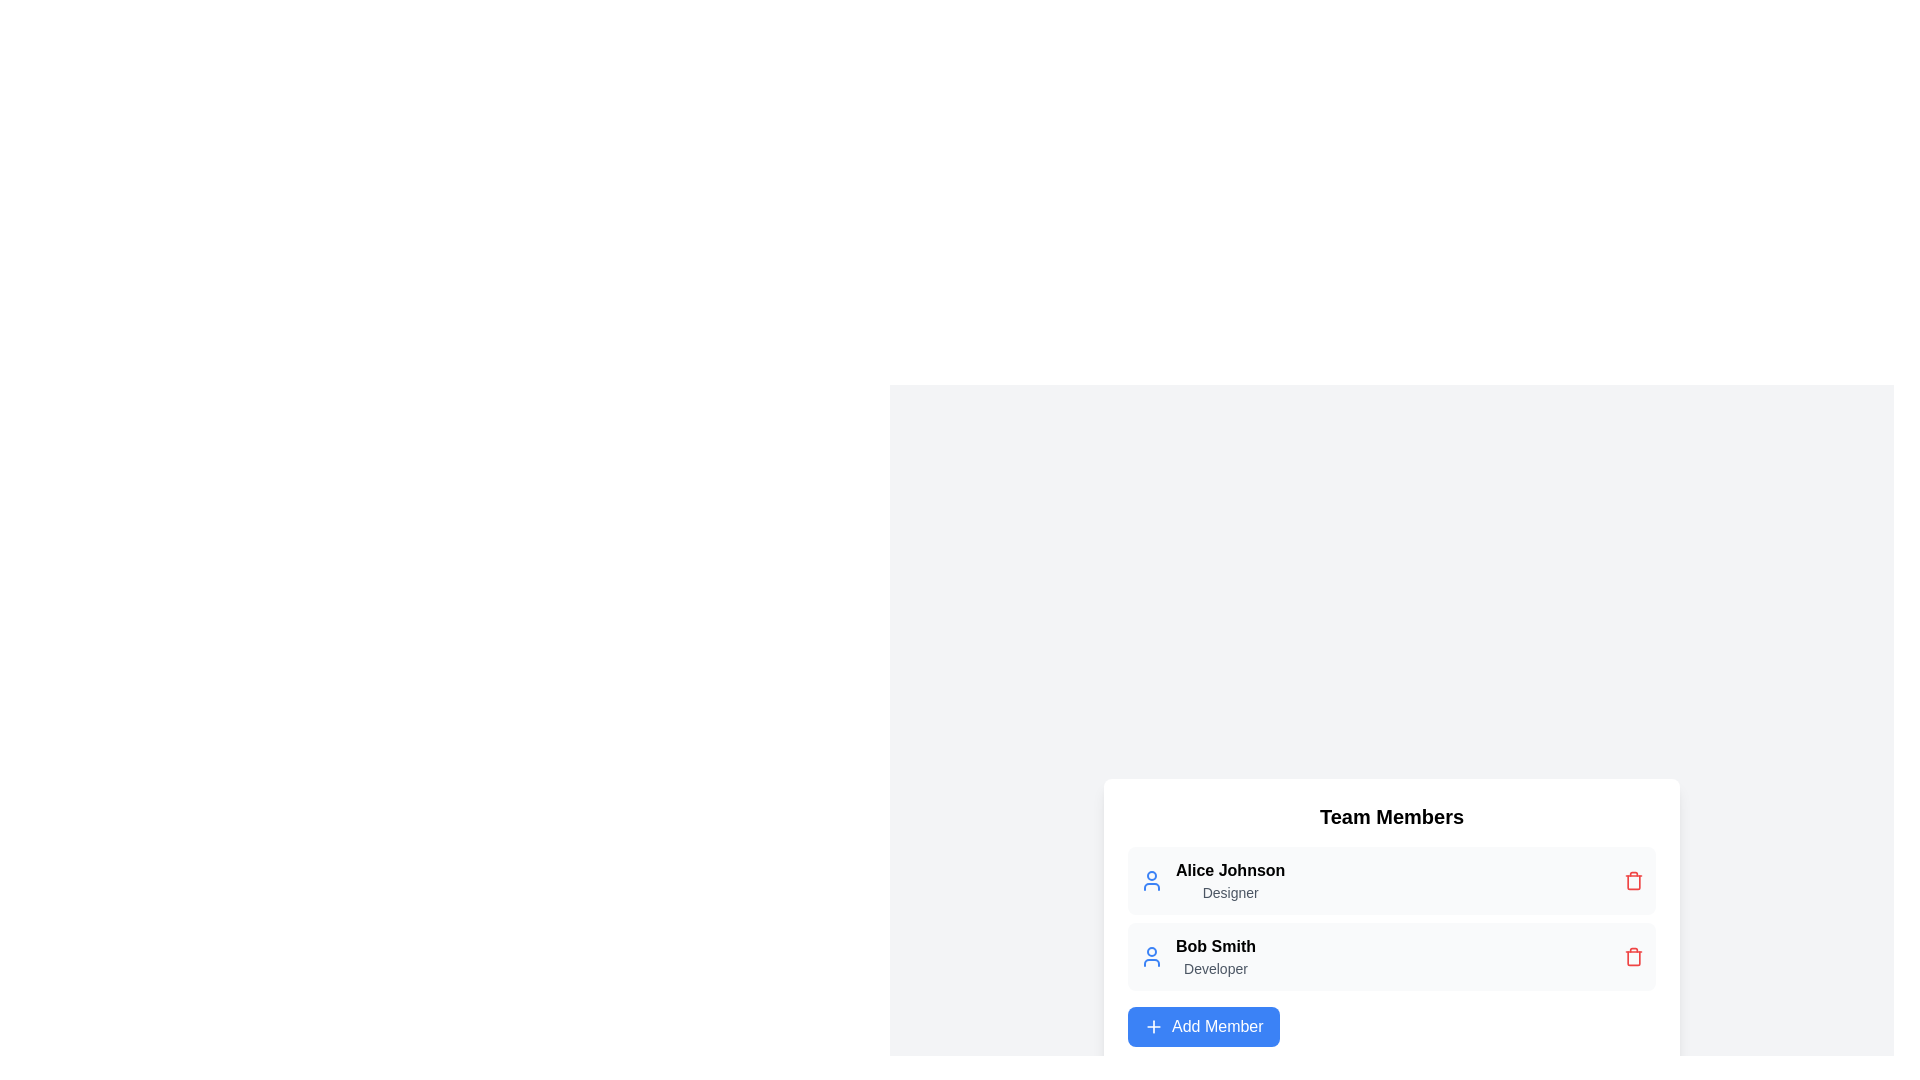  Describe the element at coordinates (1152, 955) in the screenshot. I see `the user profile icon representing 'Bob Smith', which is styled with blue outlines and is located to the left of the name 'Bob Smith Developer'` at that location.